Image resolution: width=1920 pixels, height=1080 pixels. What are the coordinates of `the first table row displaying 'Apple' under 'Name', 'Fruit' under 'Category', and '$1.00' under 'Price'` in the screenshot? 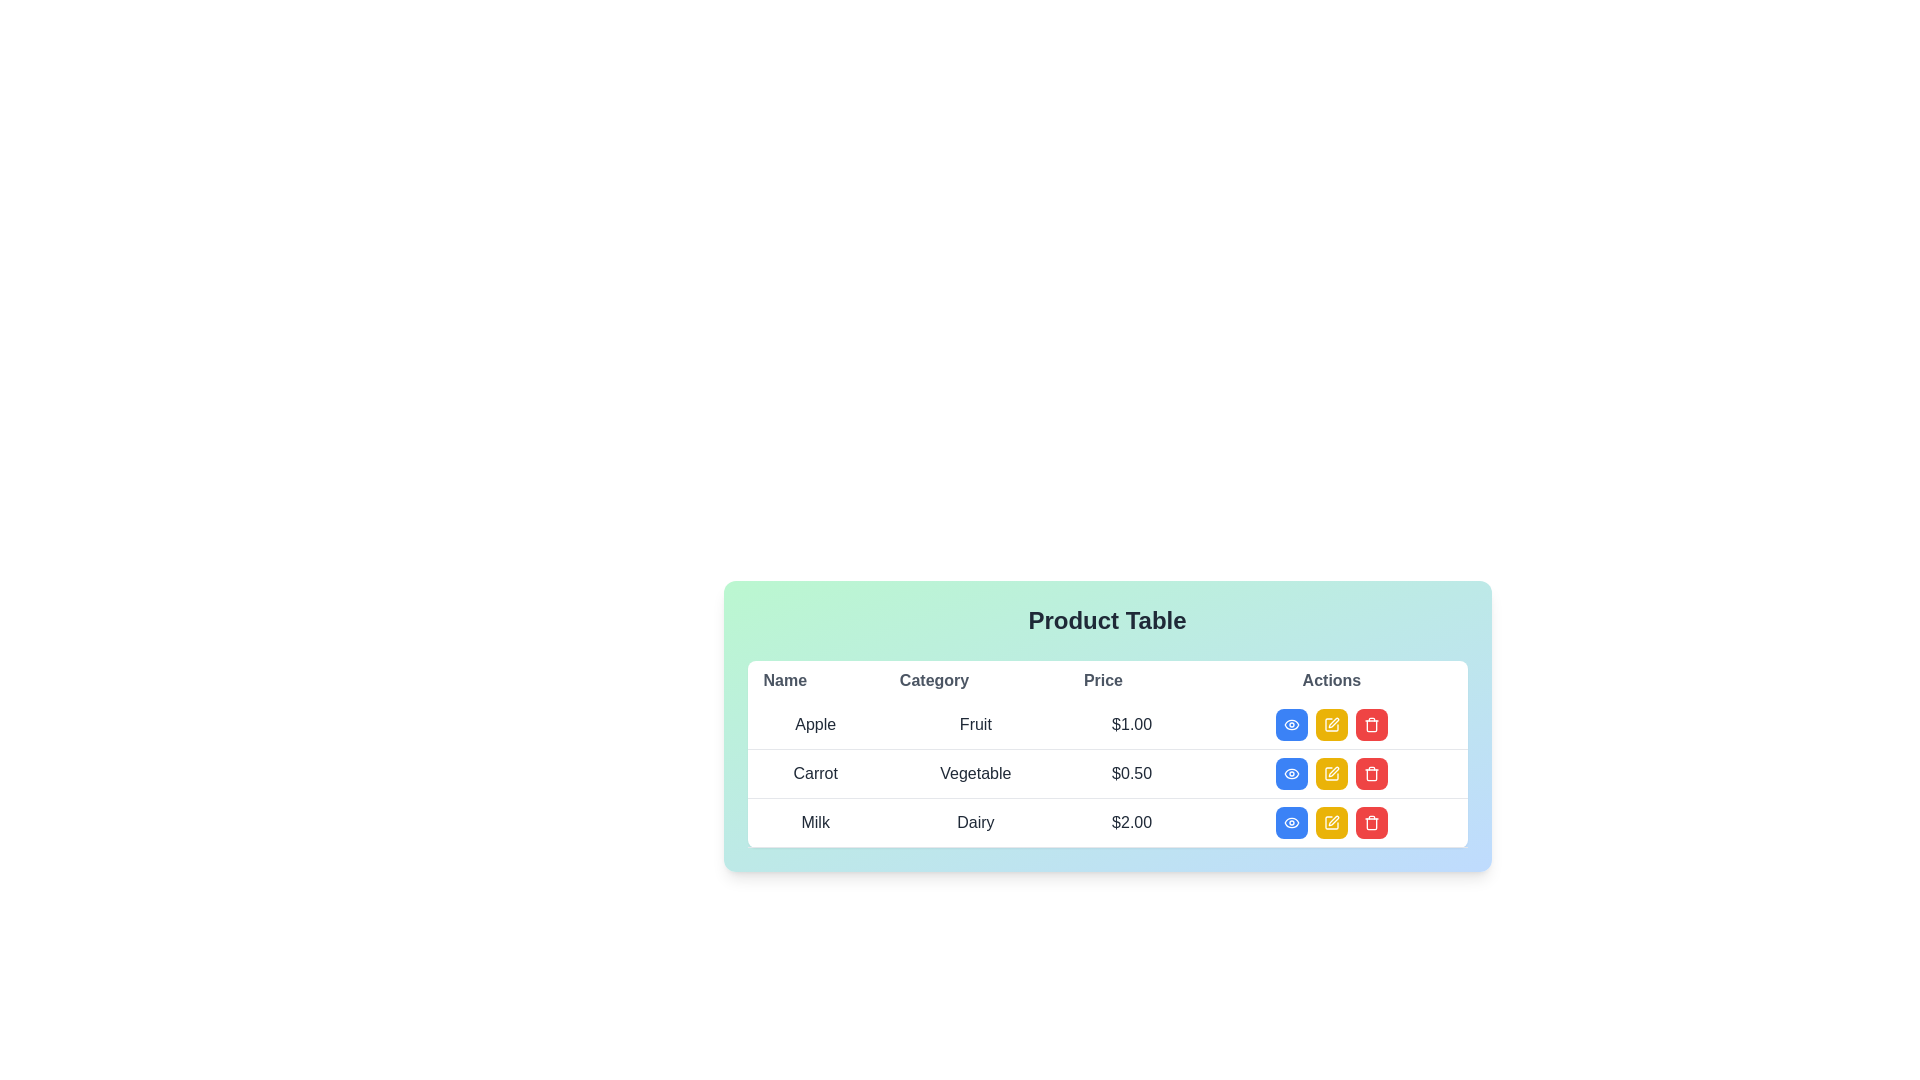 It's located at (1106, 725).